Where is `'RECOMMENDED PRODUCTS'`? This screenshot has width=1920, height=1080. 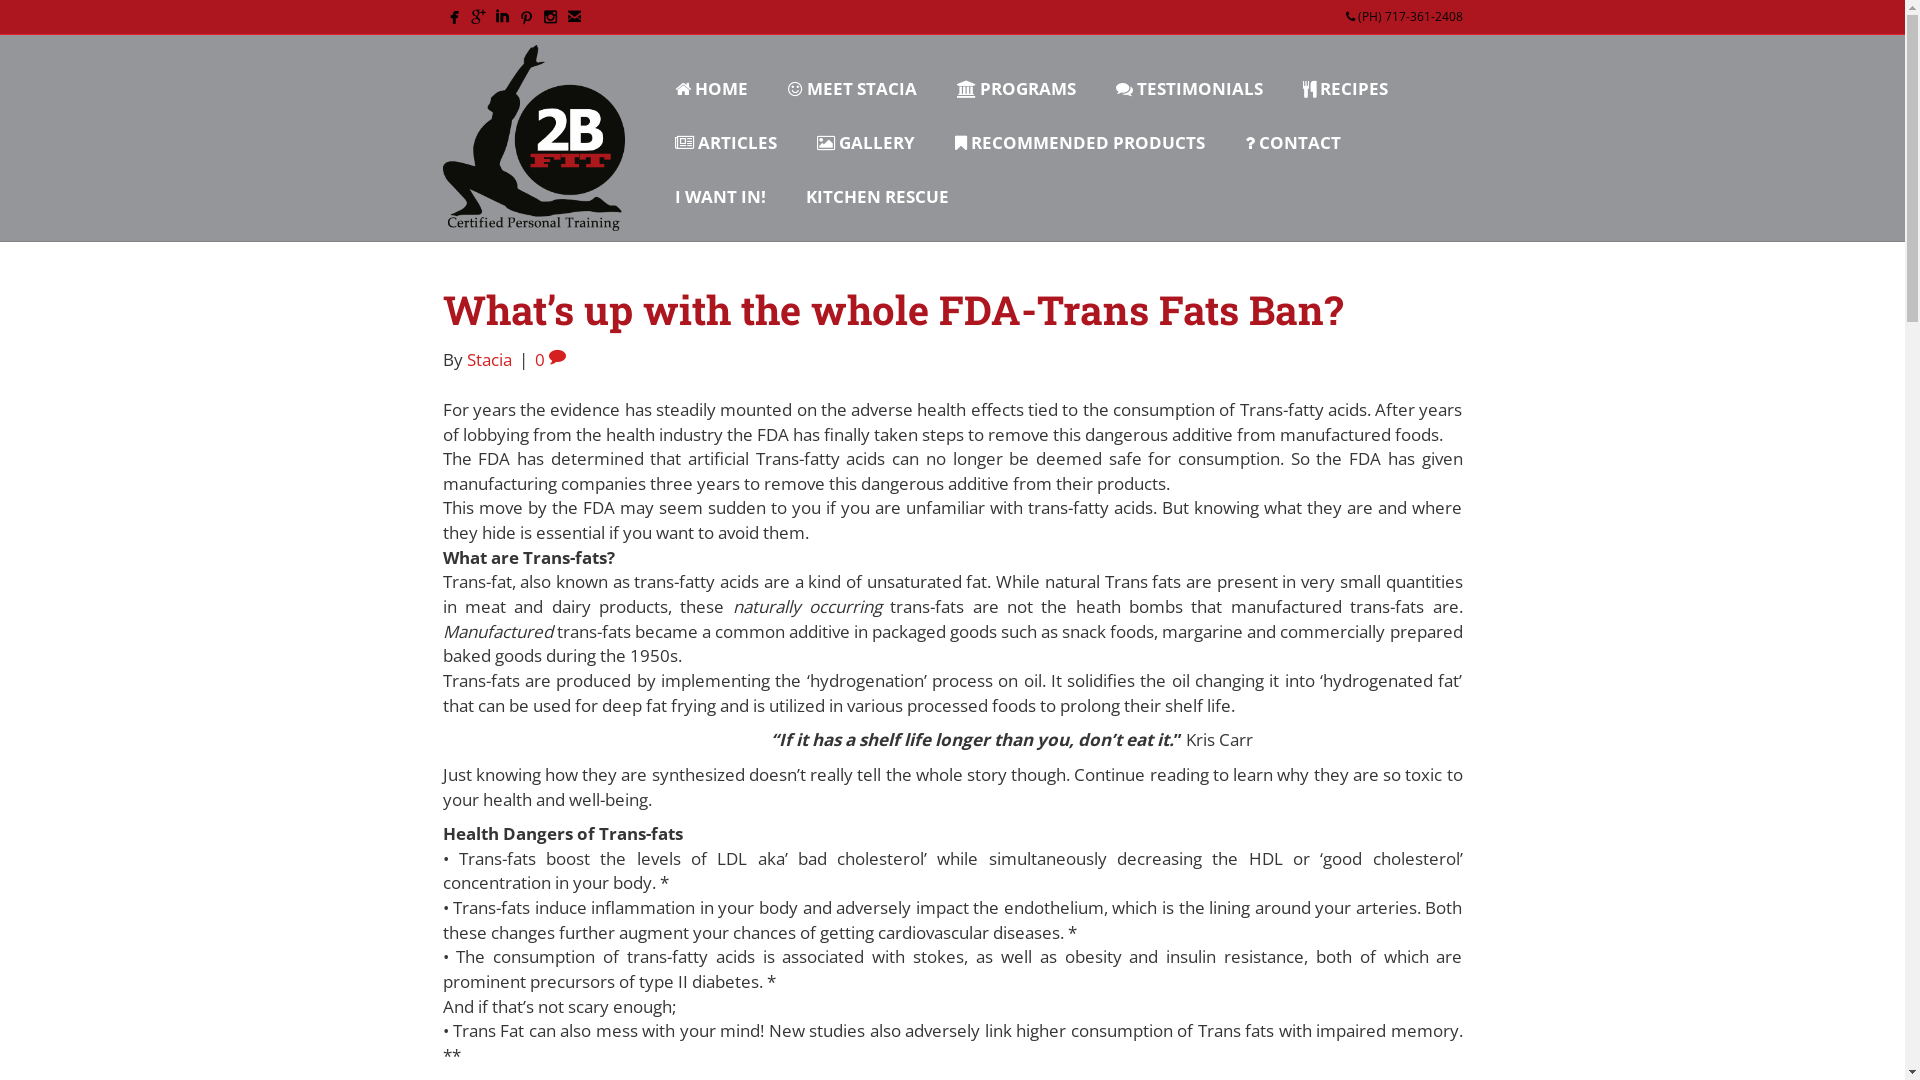 'RECOMMENDED PRODUCTS' is located at coordinates (934, 137).